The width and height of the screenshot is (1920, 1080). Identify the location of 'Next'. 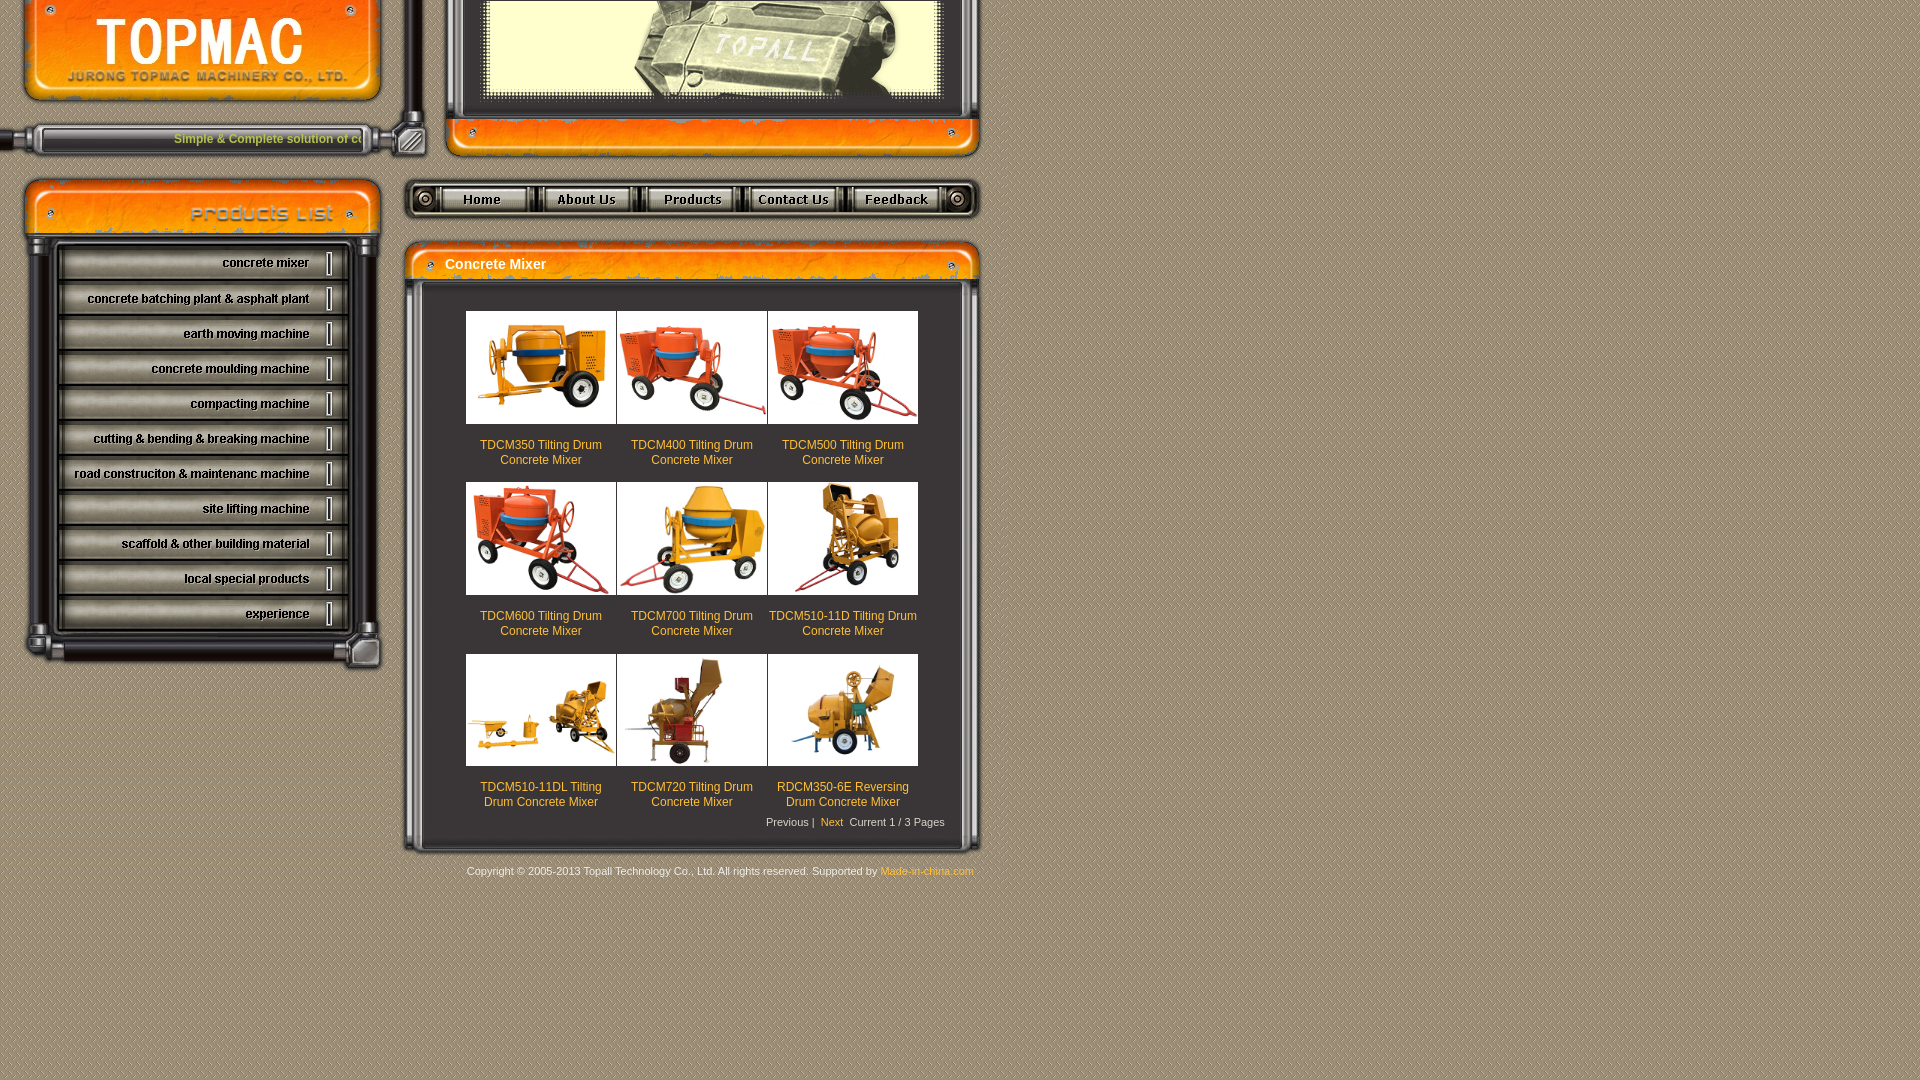
(832, 821).